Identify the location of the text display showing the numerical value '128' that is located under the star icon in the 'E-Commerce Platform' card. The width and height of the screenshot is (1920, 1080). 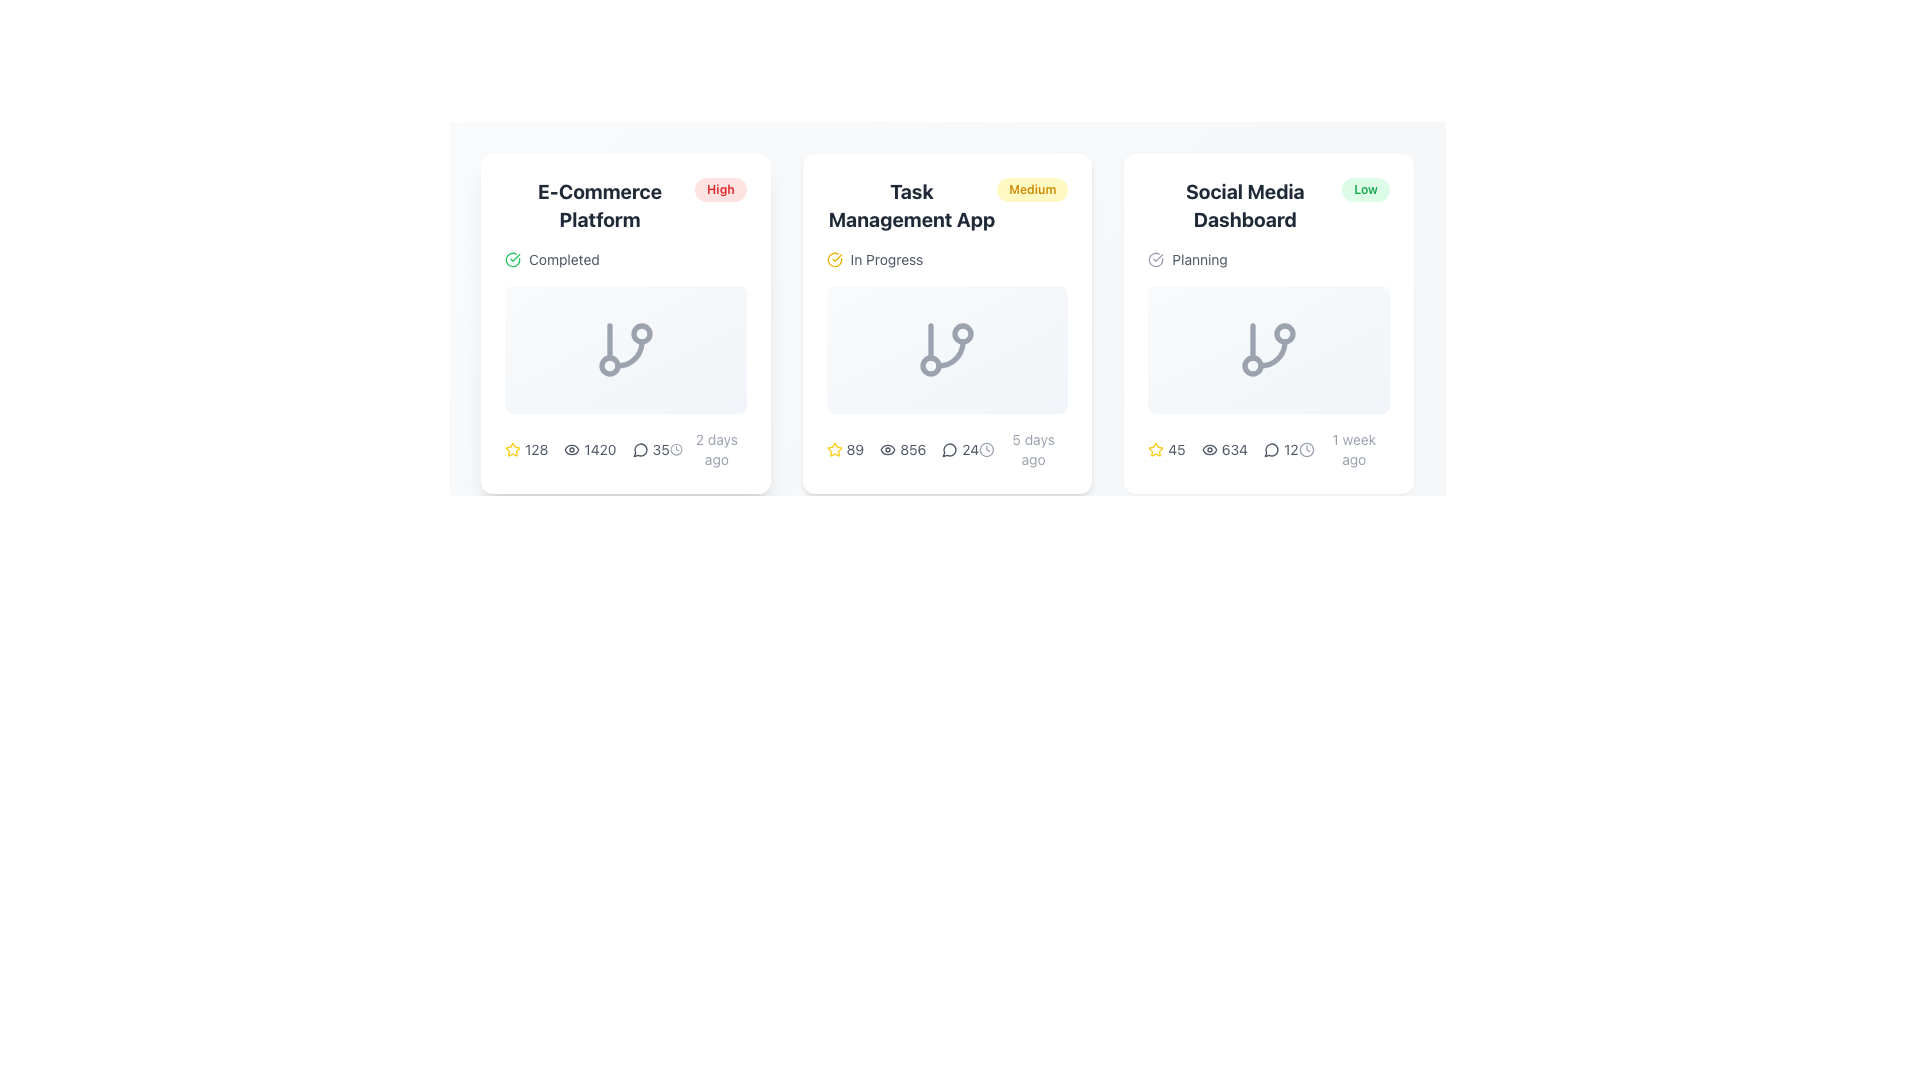
(536, 450).